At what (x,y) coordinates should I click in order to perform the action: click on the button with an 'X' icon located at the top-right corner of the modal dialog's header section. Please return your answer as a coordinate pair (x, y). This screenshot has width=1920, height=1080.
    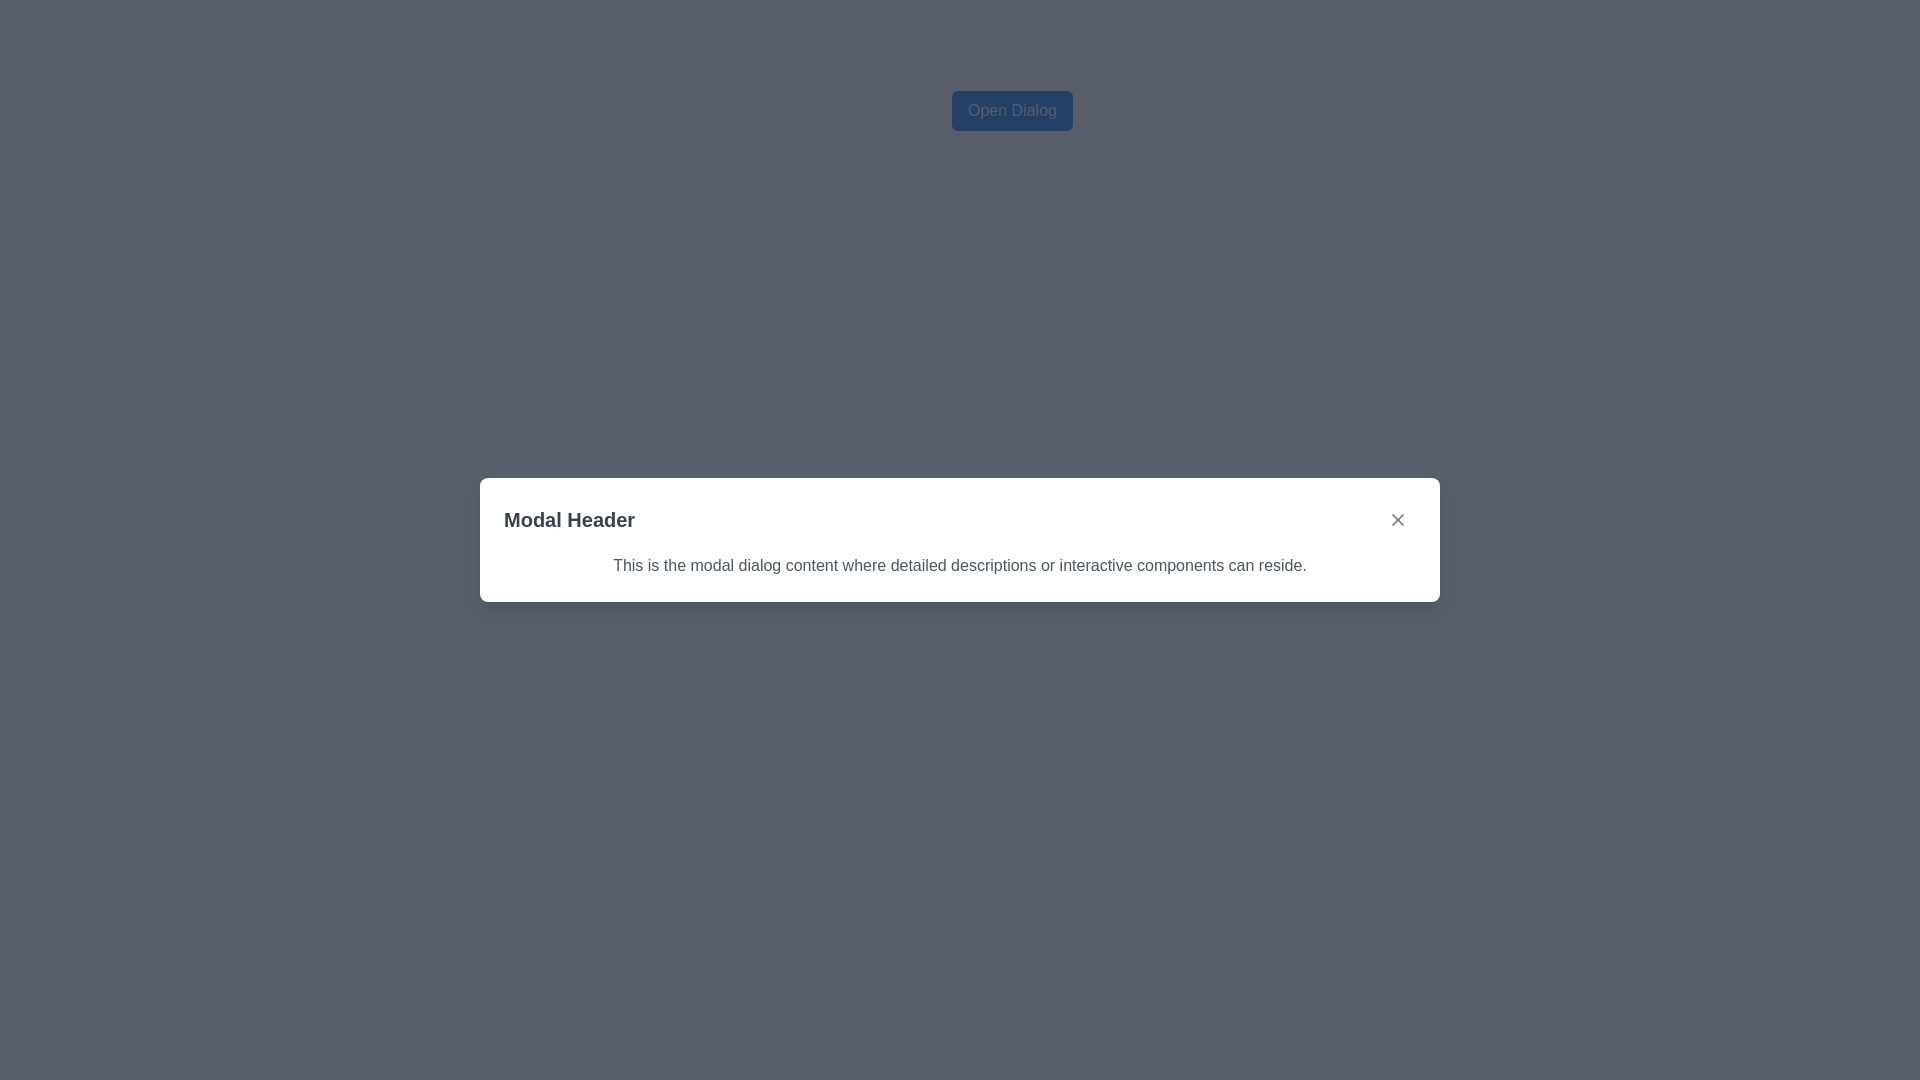
    Looking at the image, I should click on (1396, 519).